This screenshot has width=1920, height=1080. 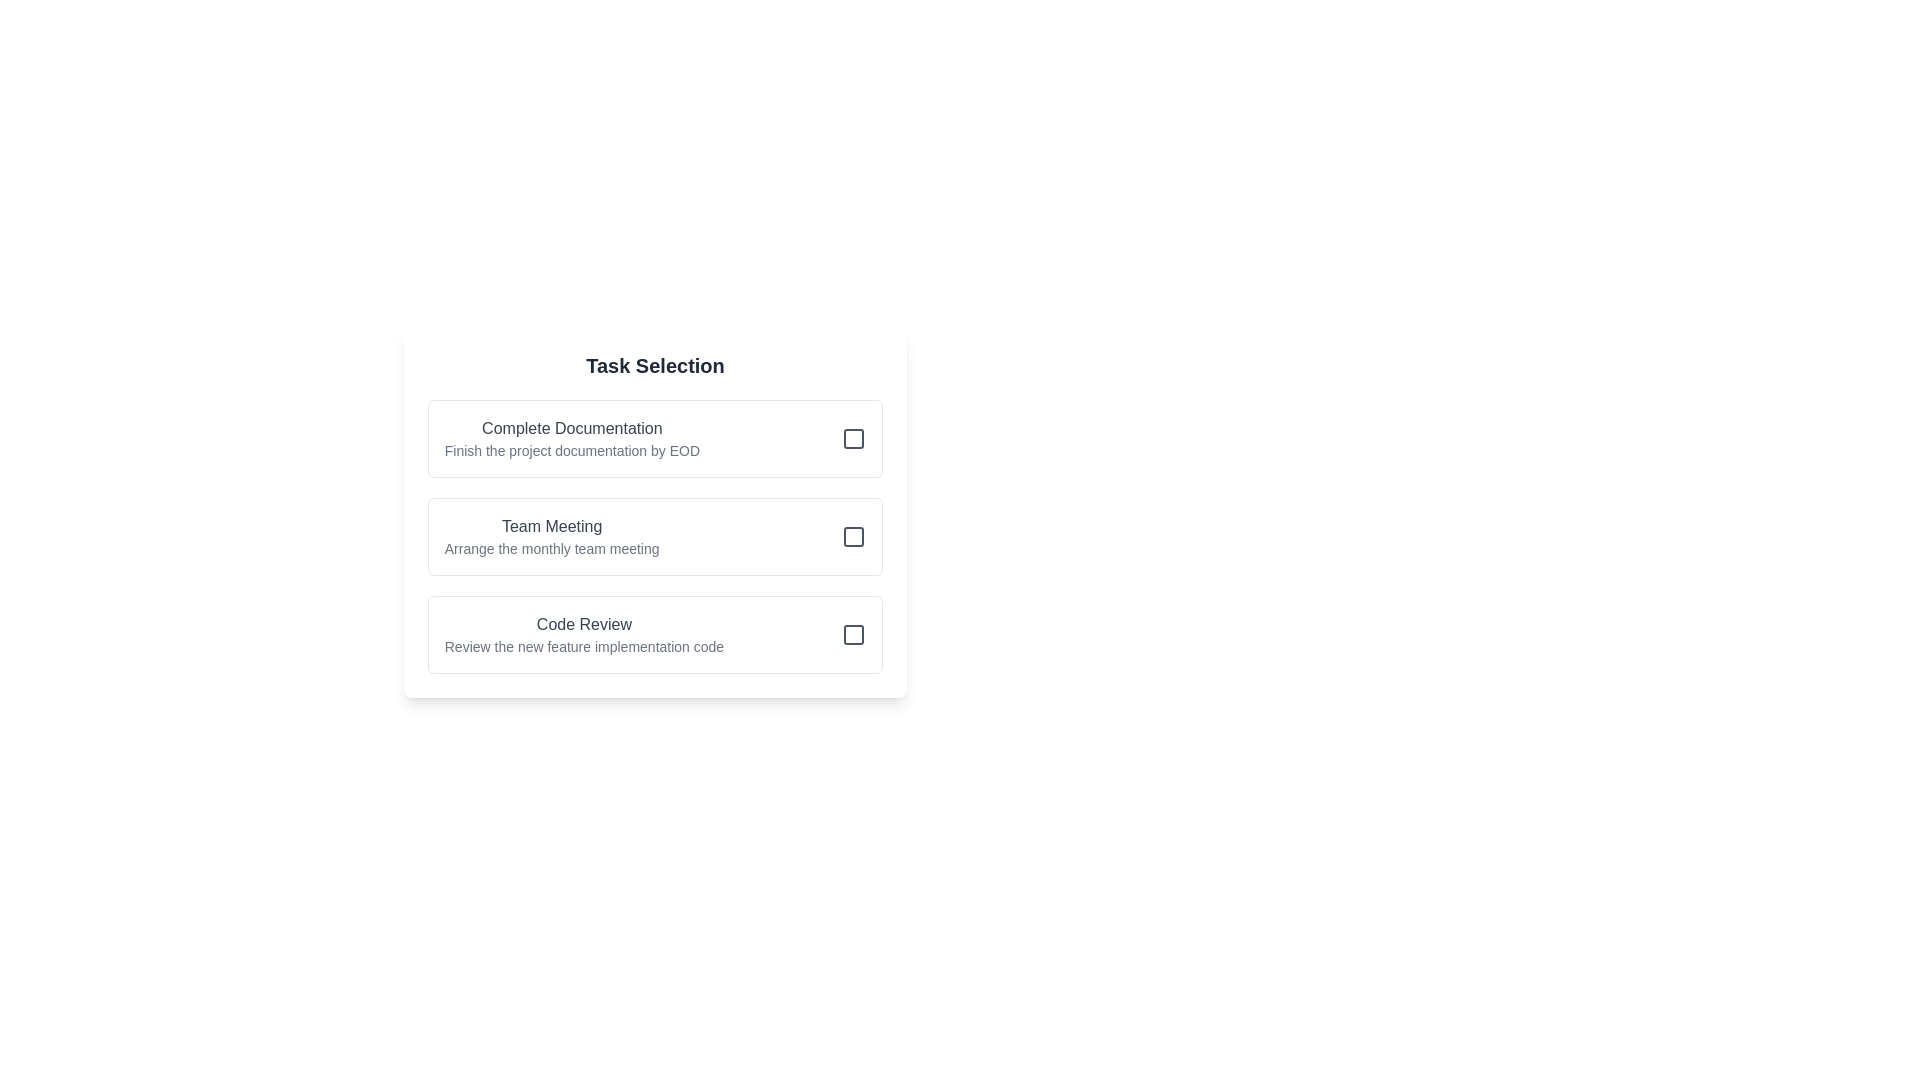 What do you see at coordinates (571, 451) in the screenshot?
I see `the static text label that reads 'Finish the project documentation by EOD.' located beneath the 'Complete Documentation' headline` at bounding box center [571, 451].